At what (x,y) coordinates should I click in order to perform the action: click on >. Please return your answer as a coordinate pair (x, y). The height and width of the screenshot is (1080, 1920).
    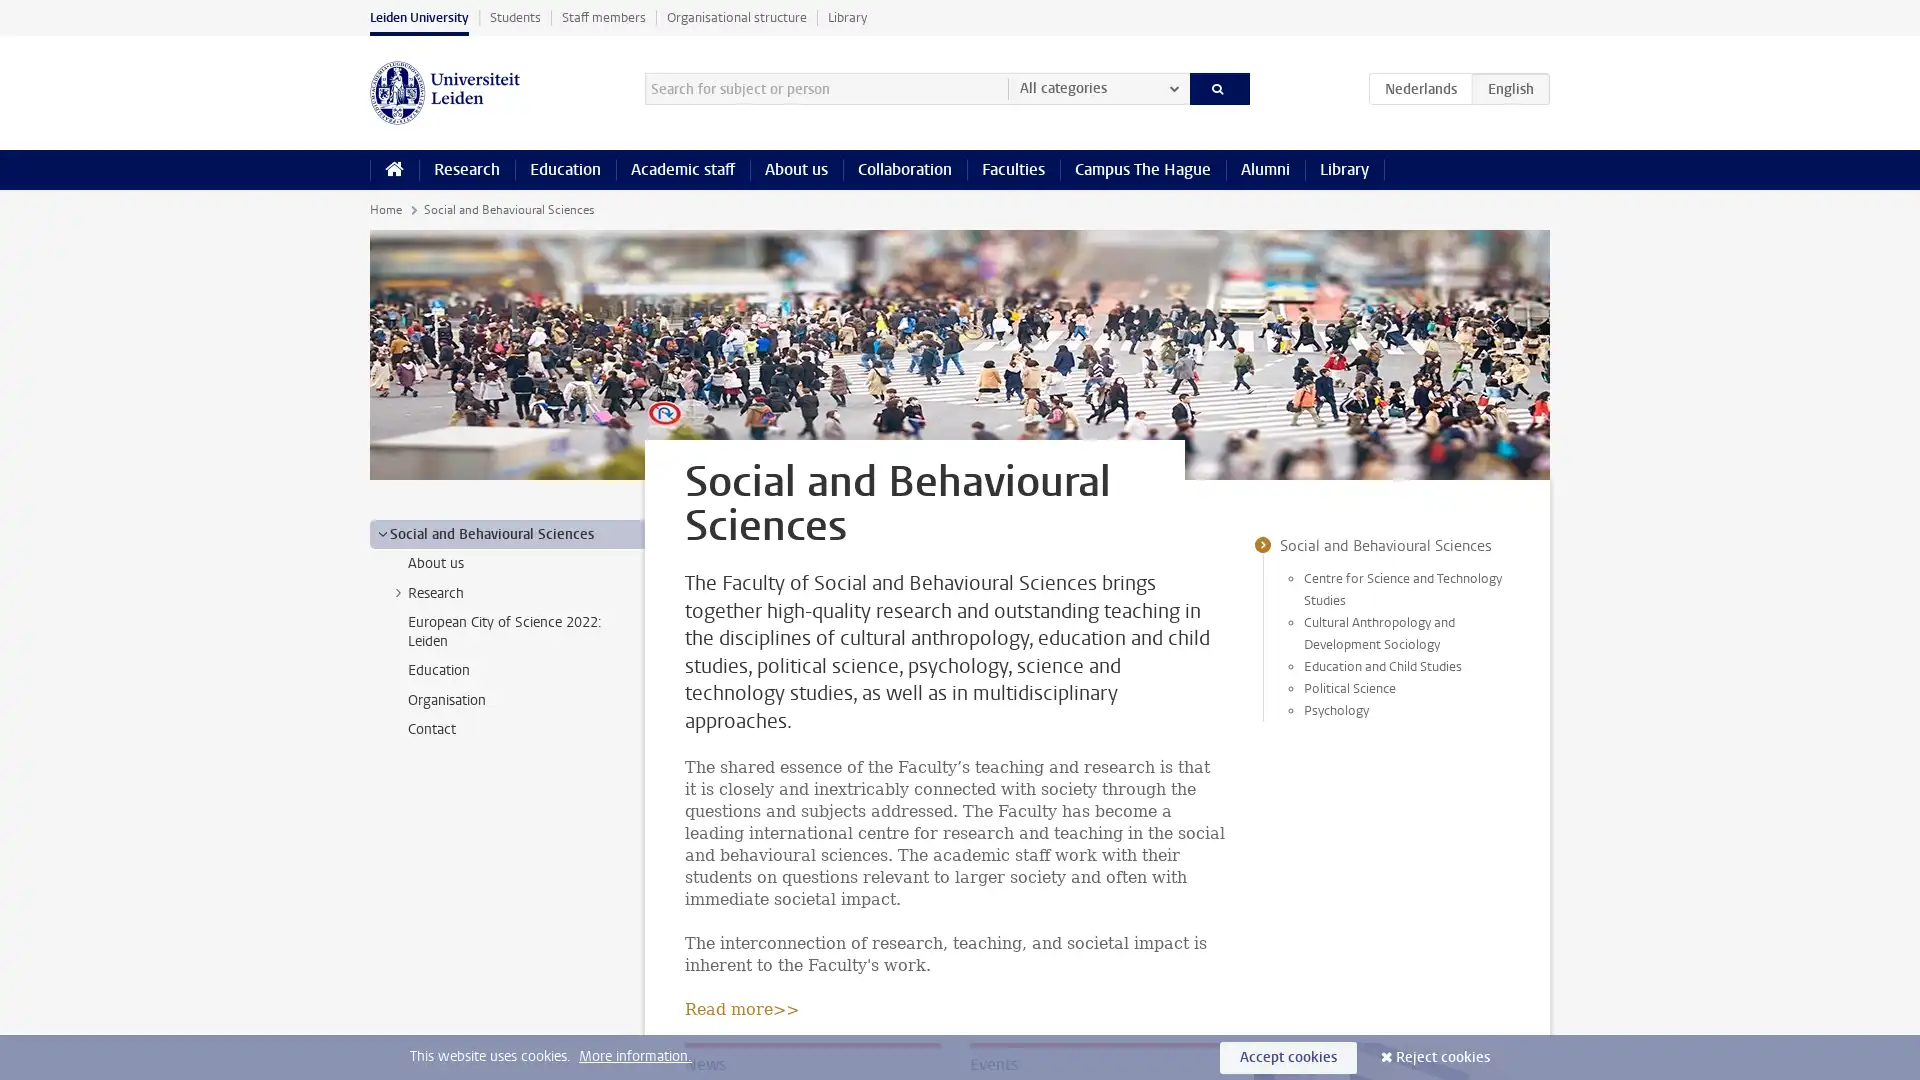
    Looking at the image, I should click on (382, 532).